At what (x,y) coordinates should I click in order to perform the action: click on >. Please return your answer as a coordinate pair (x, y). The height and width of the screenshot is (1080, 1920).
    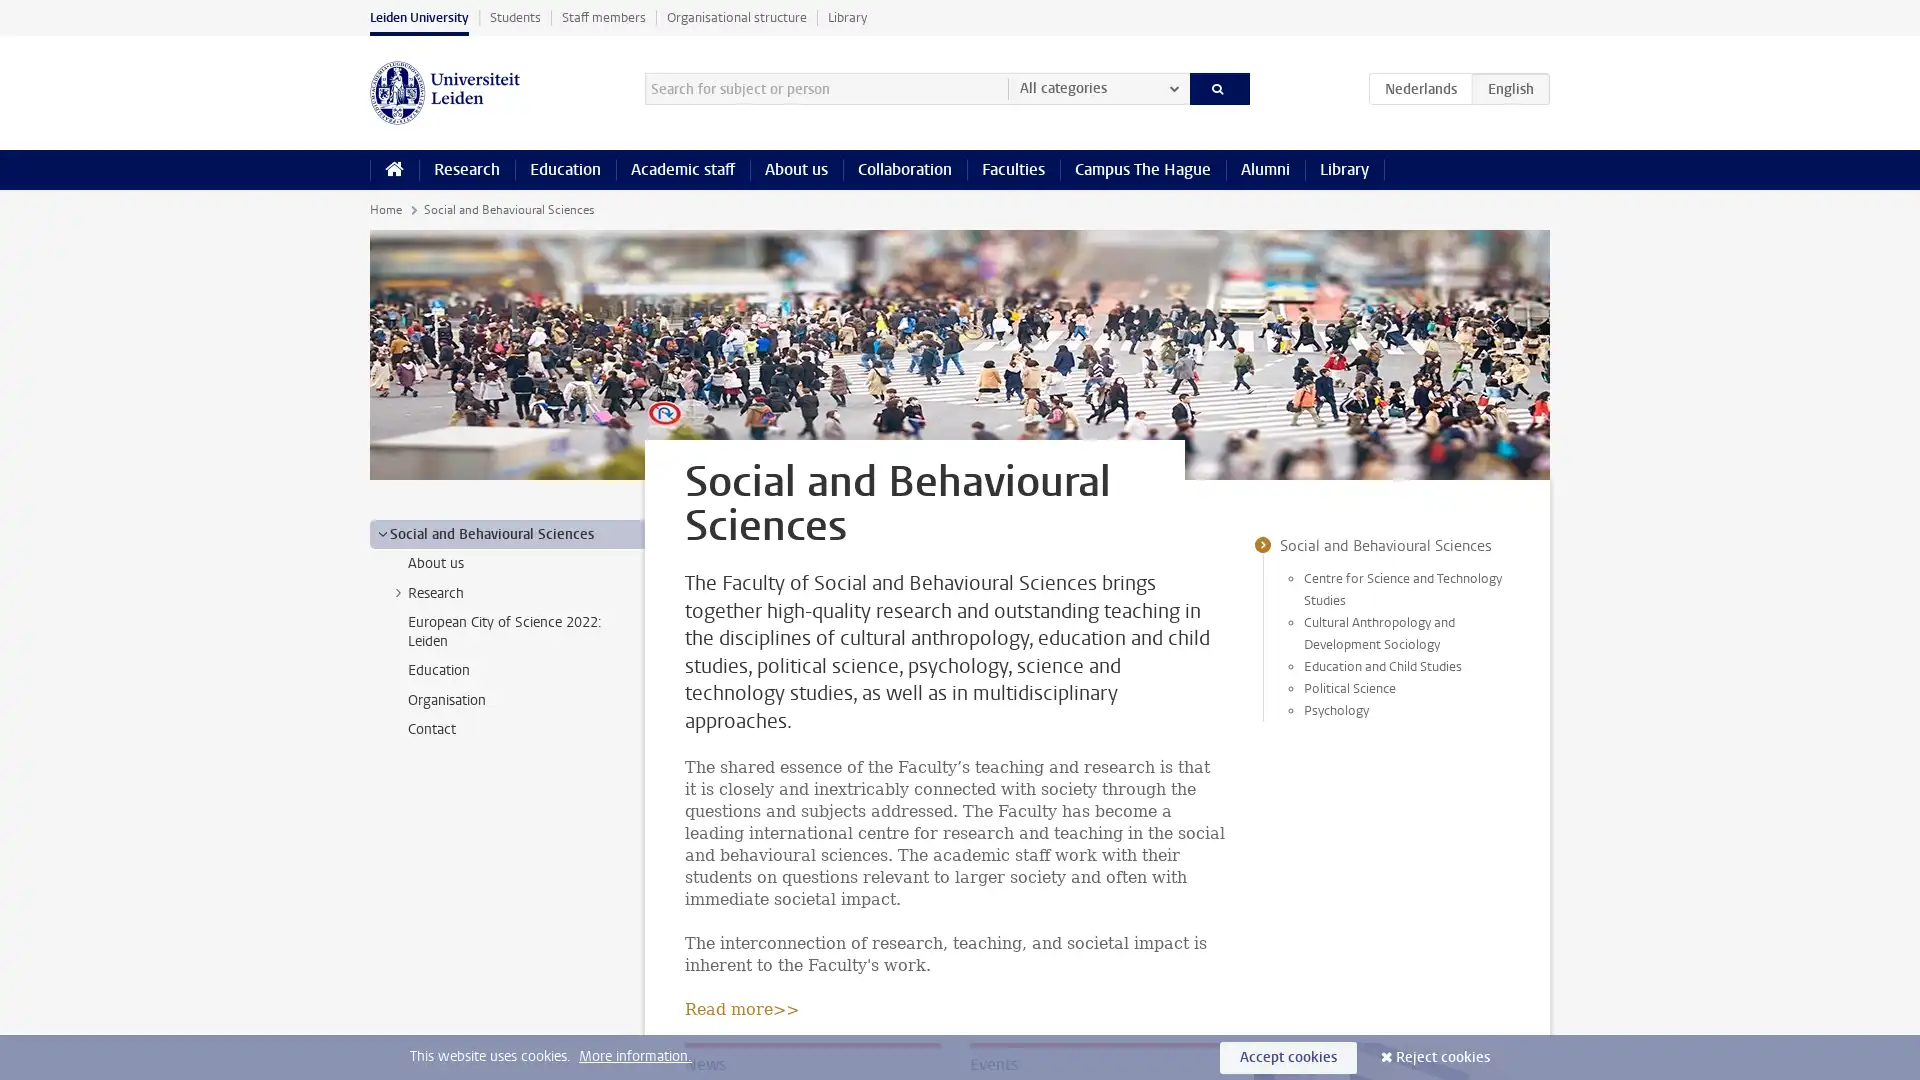
    Looking at the image, I should click on (382, 532).